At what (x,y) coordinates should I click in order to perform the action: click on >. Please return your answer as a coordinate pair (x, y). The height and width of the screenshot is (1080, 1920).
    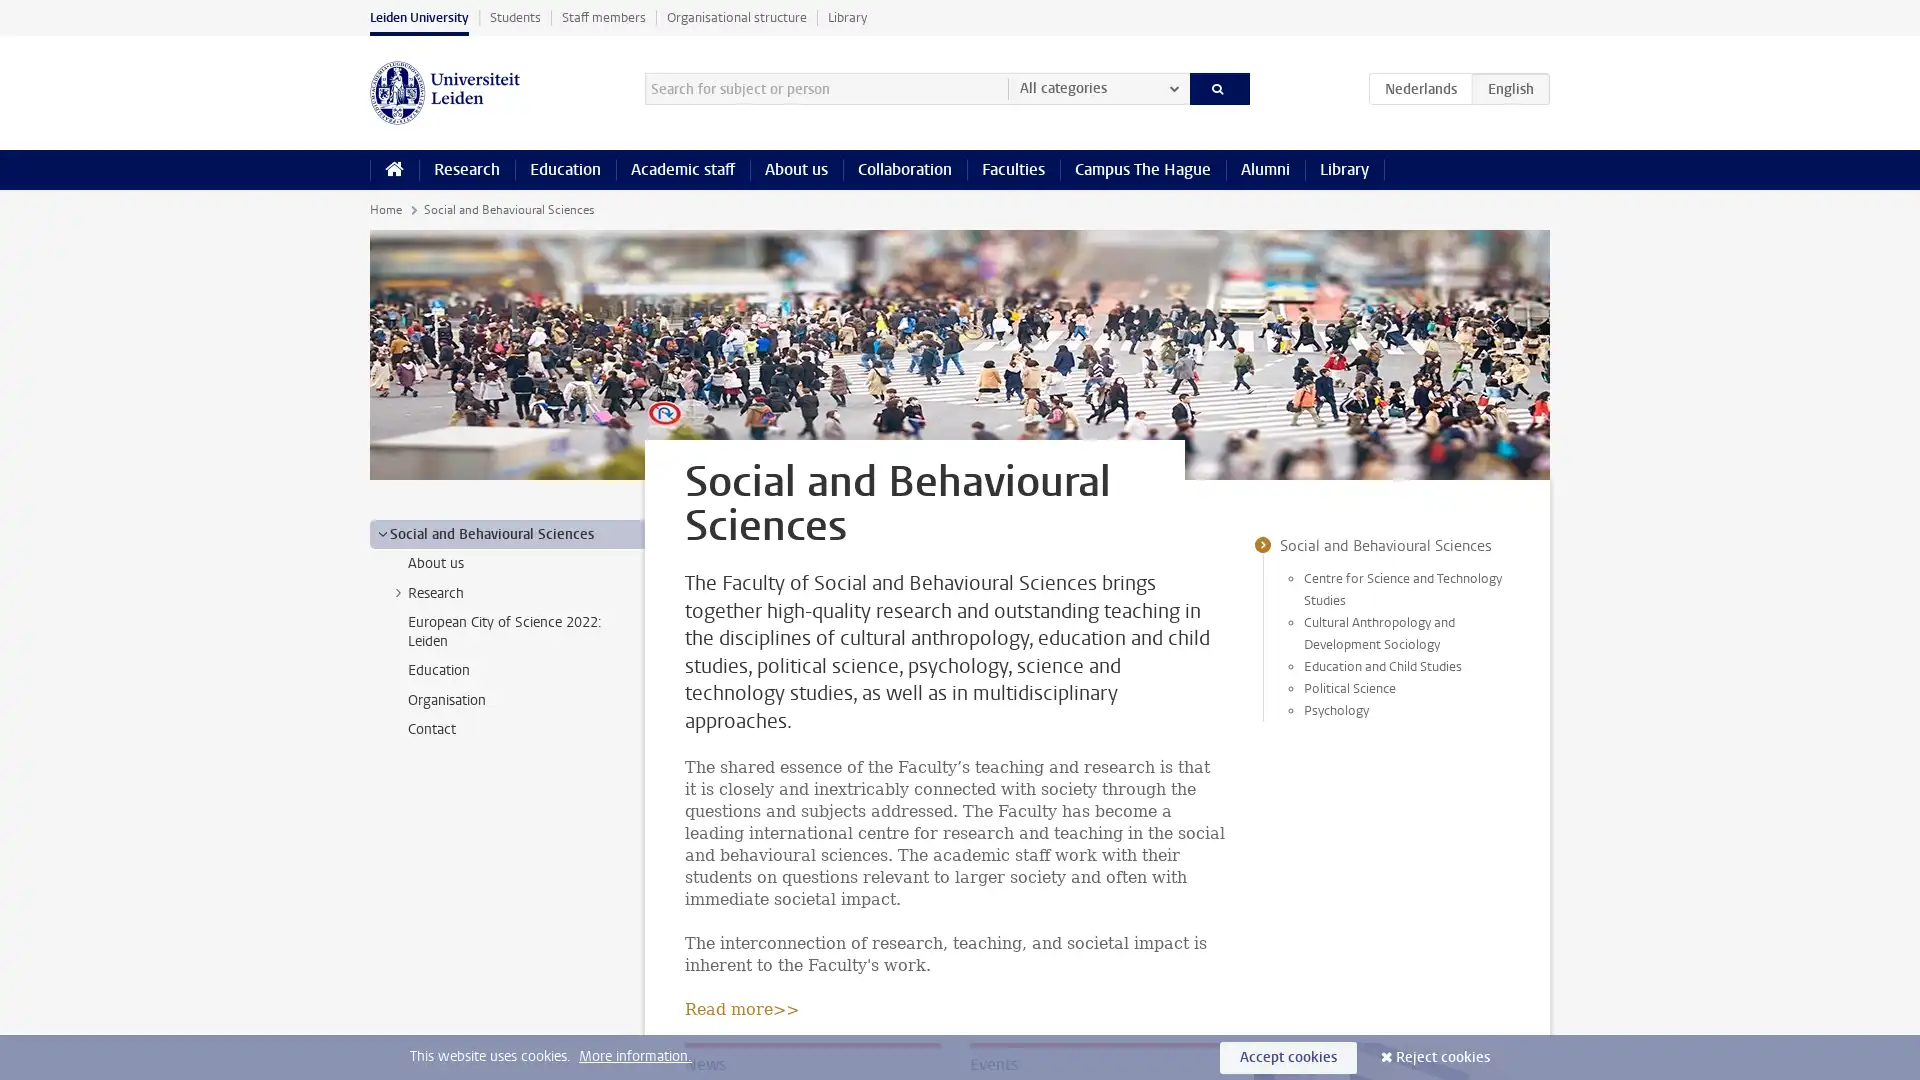
    Looking at the image, I should click on (382, 532).